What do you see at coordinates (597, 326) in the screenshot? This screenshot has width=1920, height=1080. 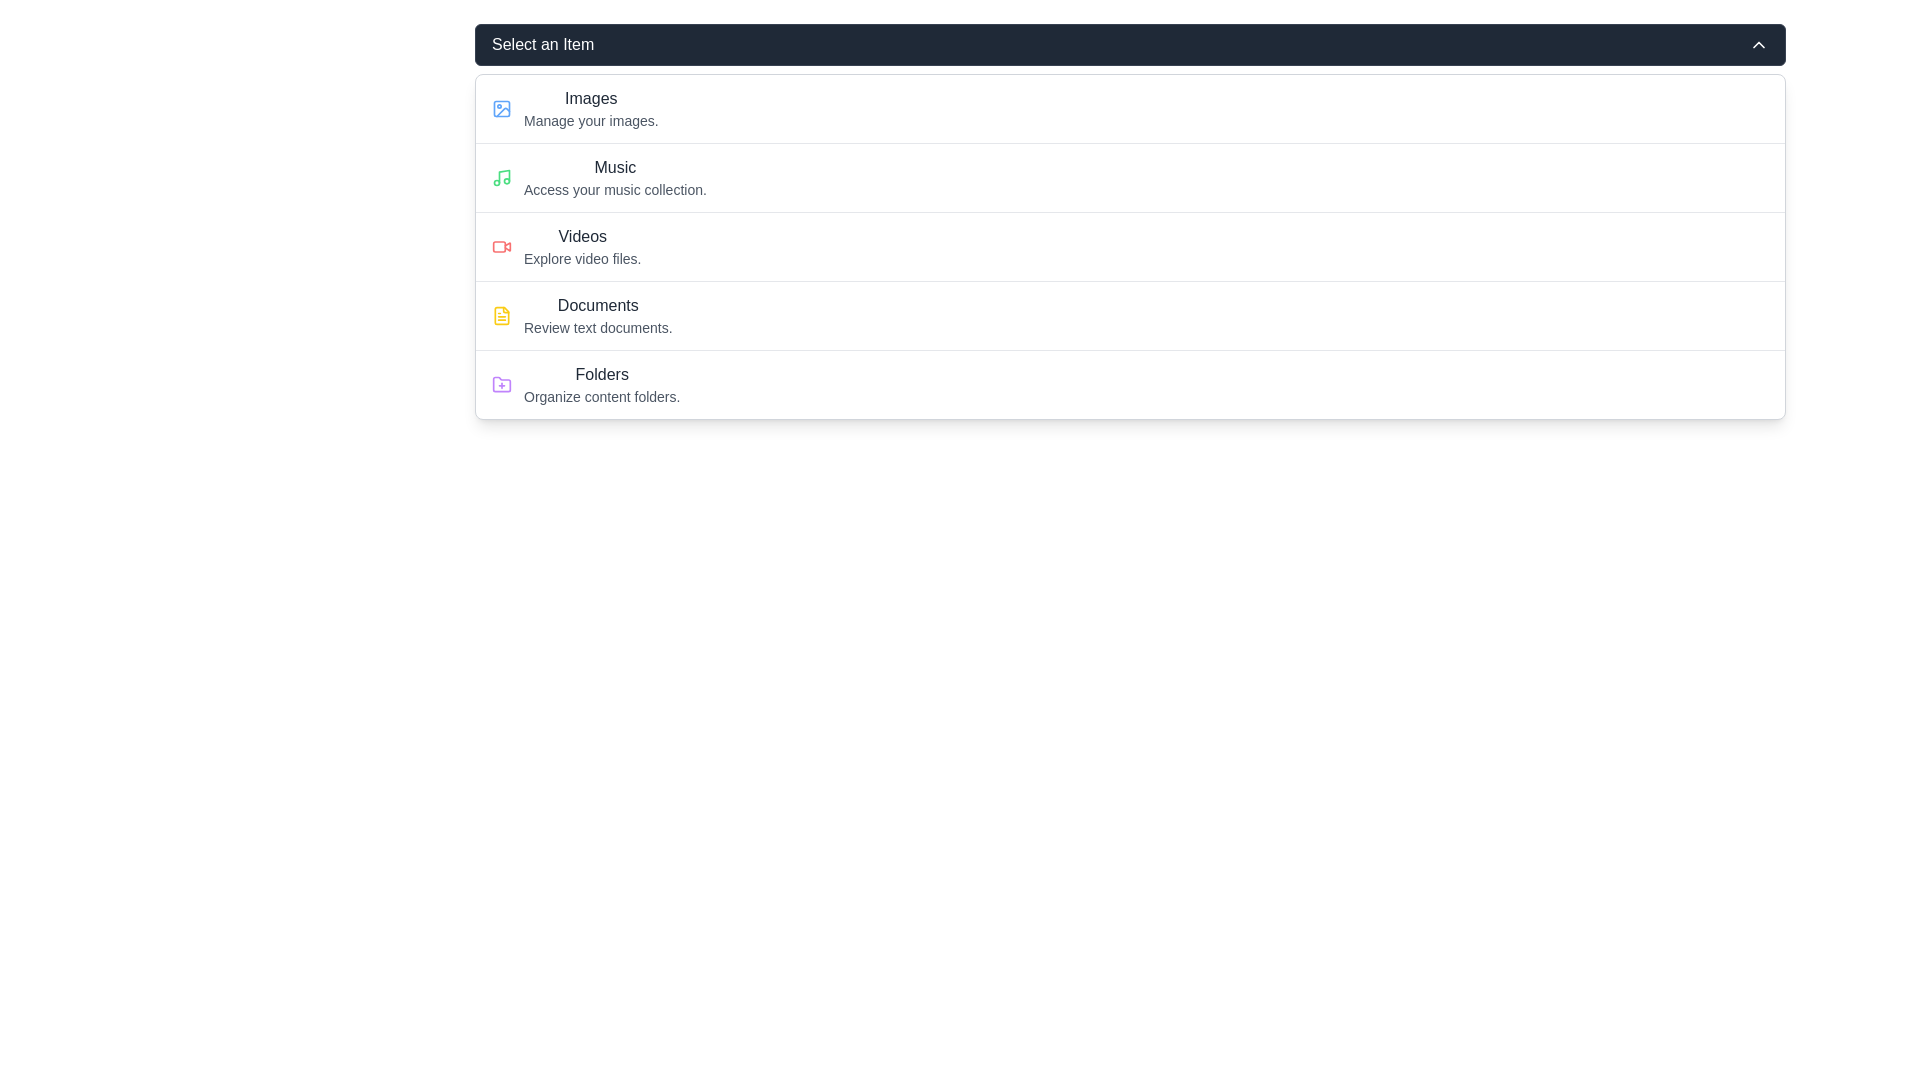 I see `the text label that provides additional descriptive context for the 'Documents' menu item, located directly below the 'Documents' title and to the right of the corresponding icon` at bounding box center [597, 326].